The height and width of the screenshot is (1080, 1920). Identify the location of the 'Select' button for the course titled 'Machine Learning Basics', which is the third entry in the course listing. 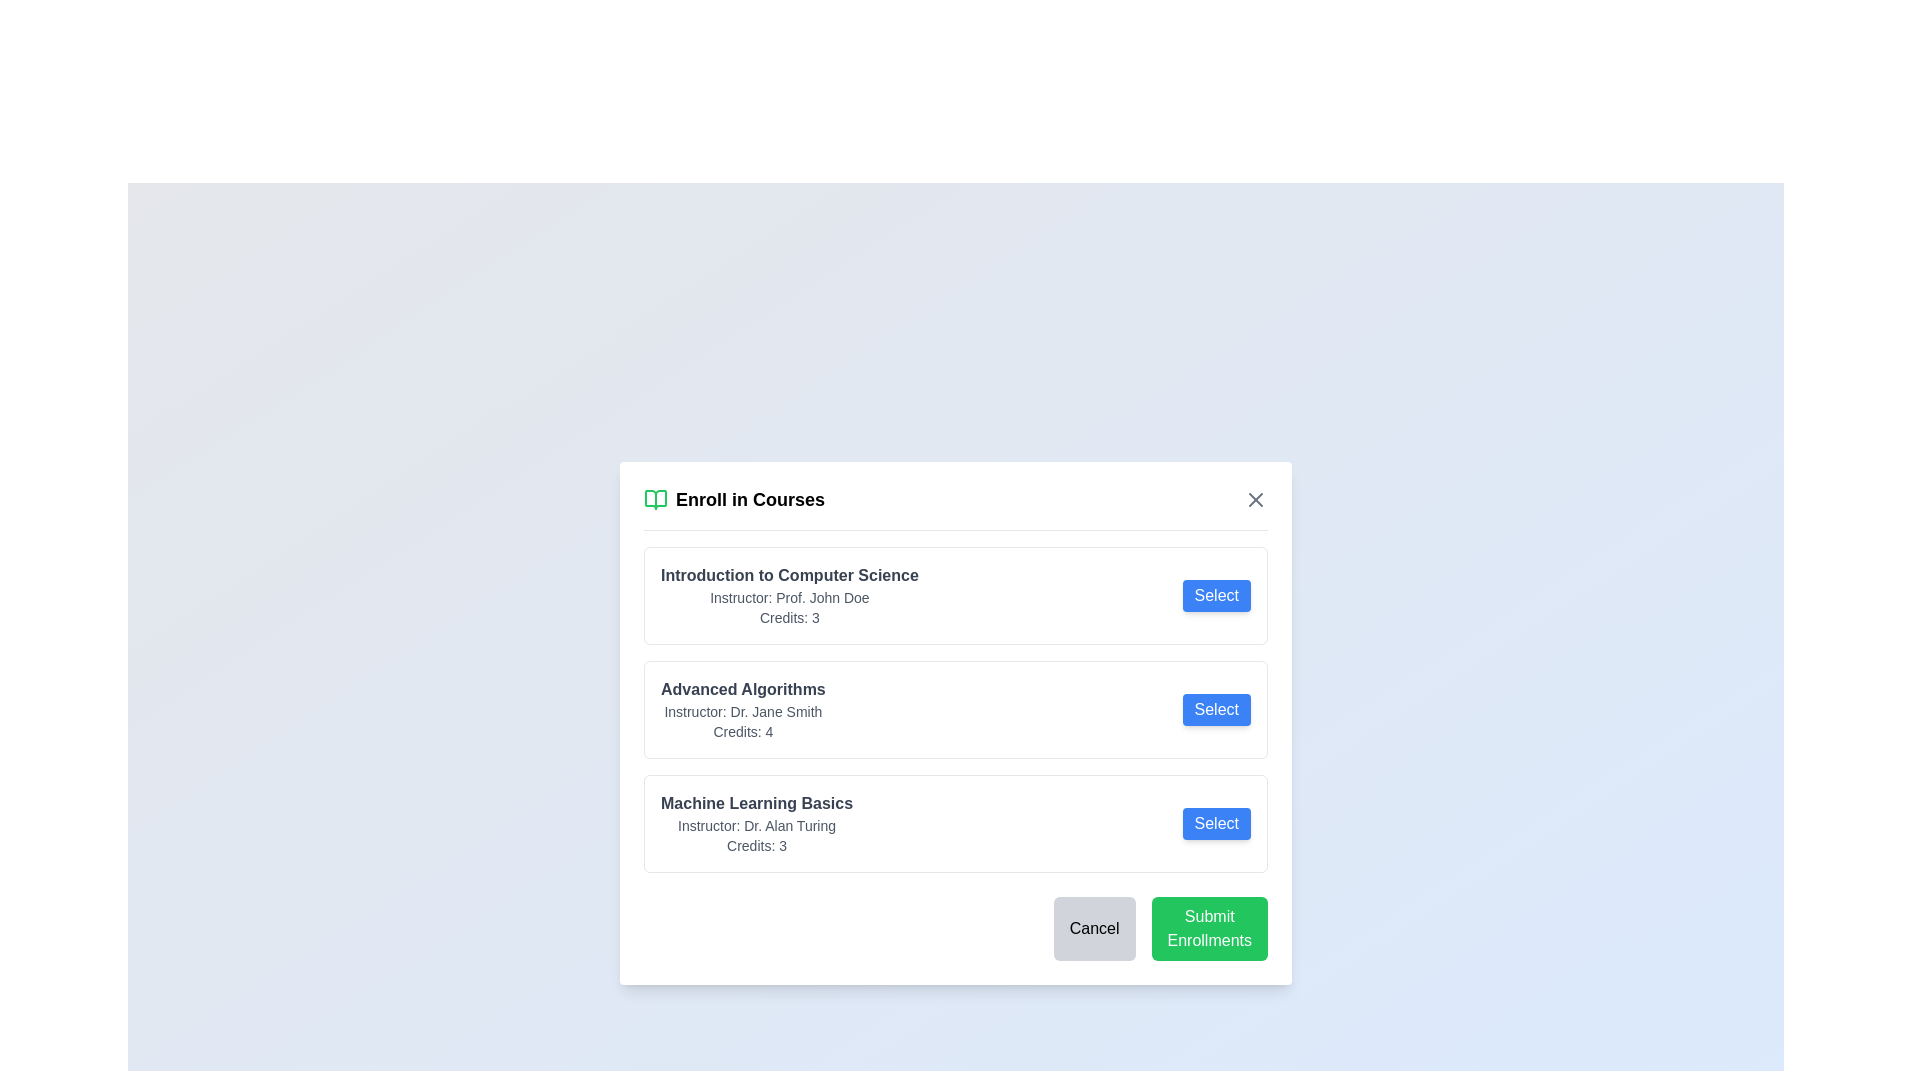
(954, 822).